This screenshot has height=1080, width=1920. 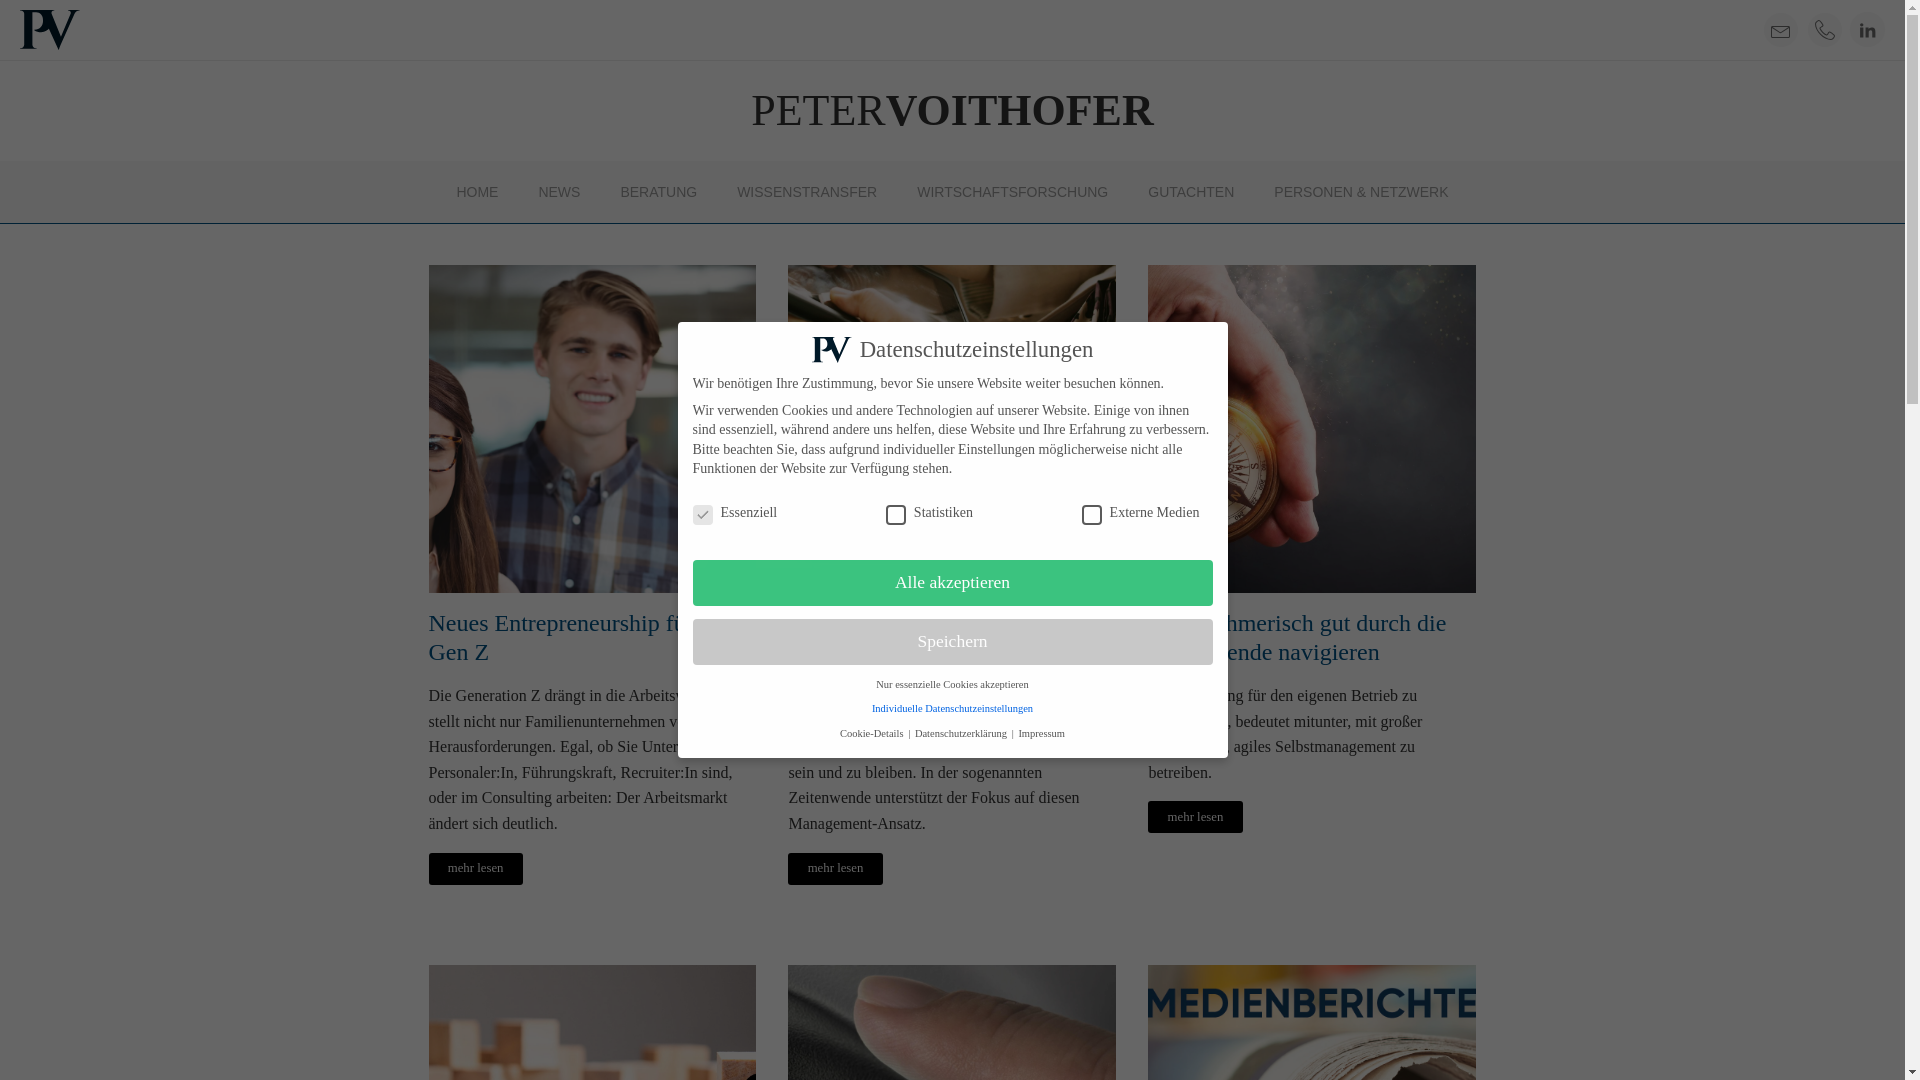 I want to click on 'WIRTSCHAFTSFORSCHUNG', so click(x=1012, y=192).